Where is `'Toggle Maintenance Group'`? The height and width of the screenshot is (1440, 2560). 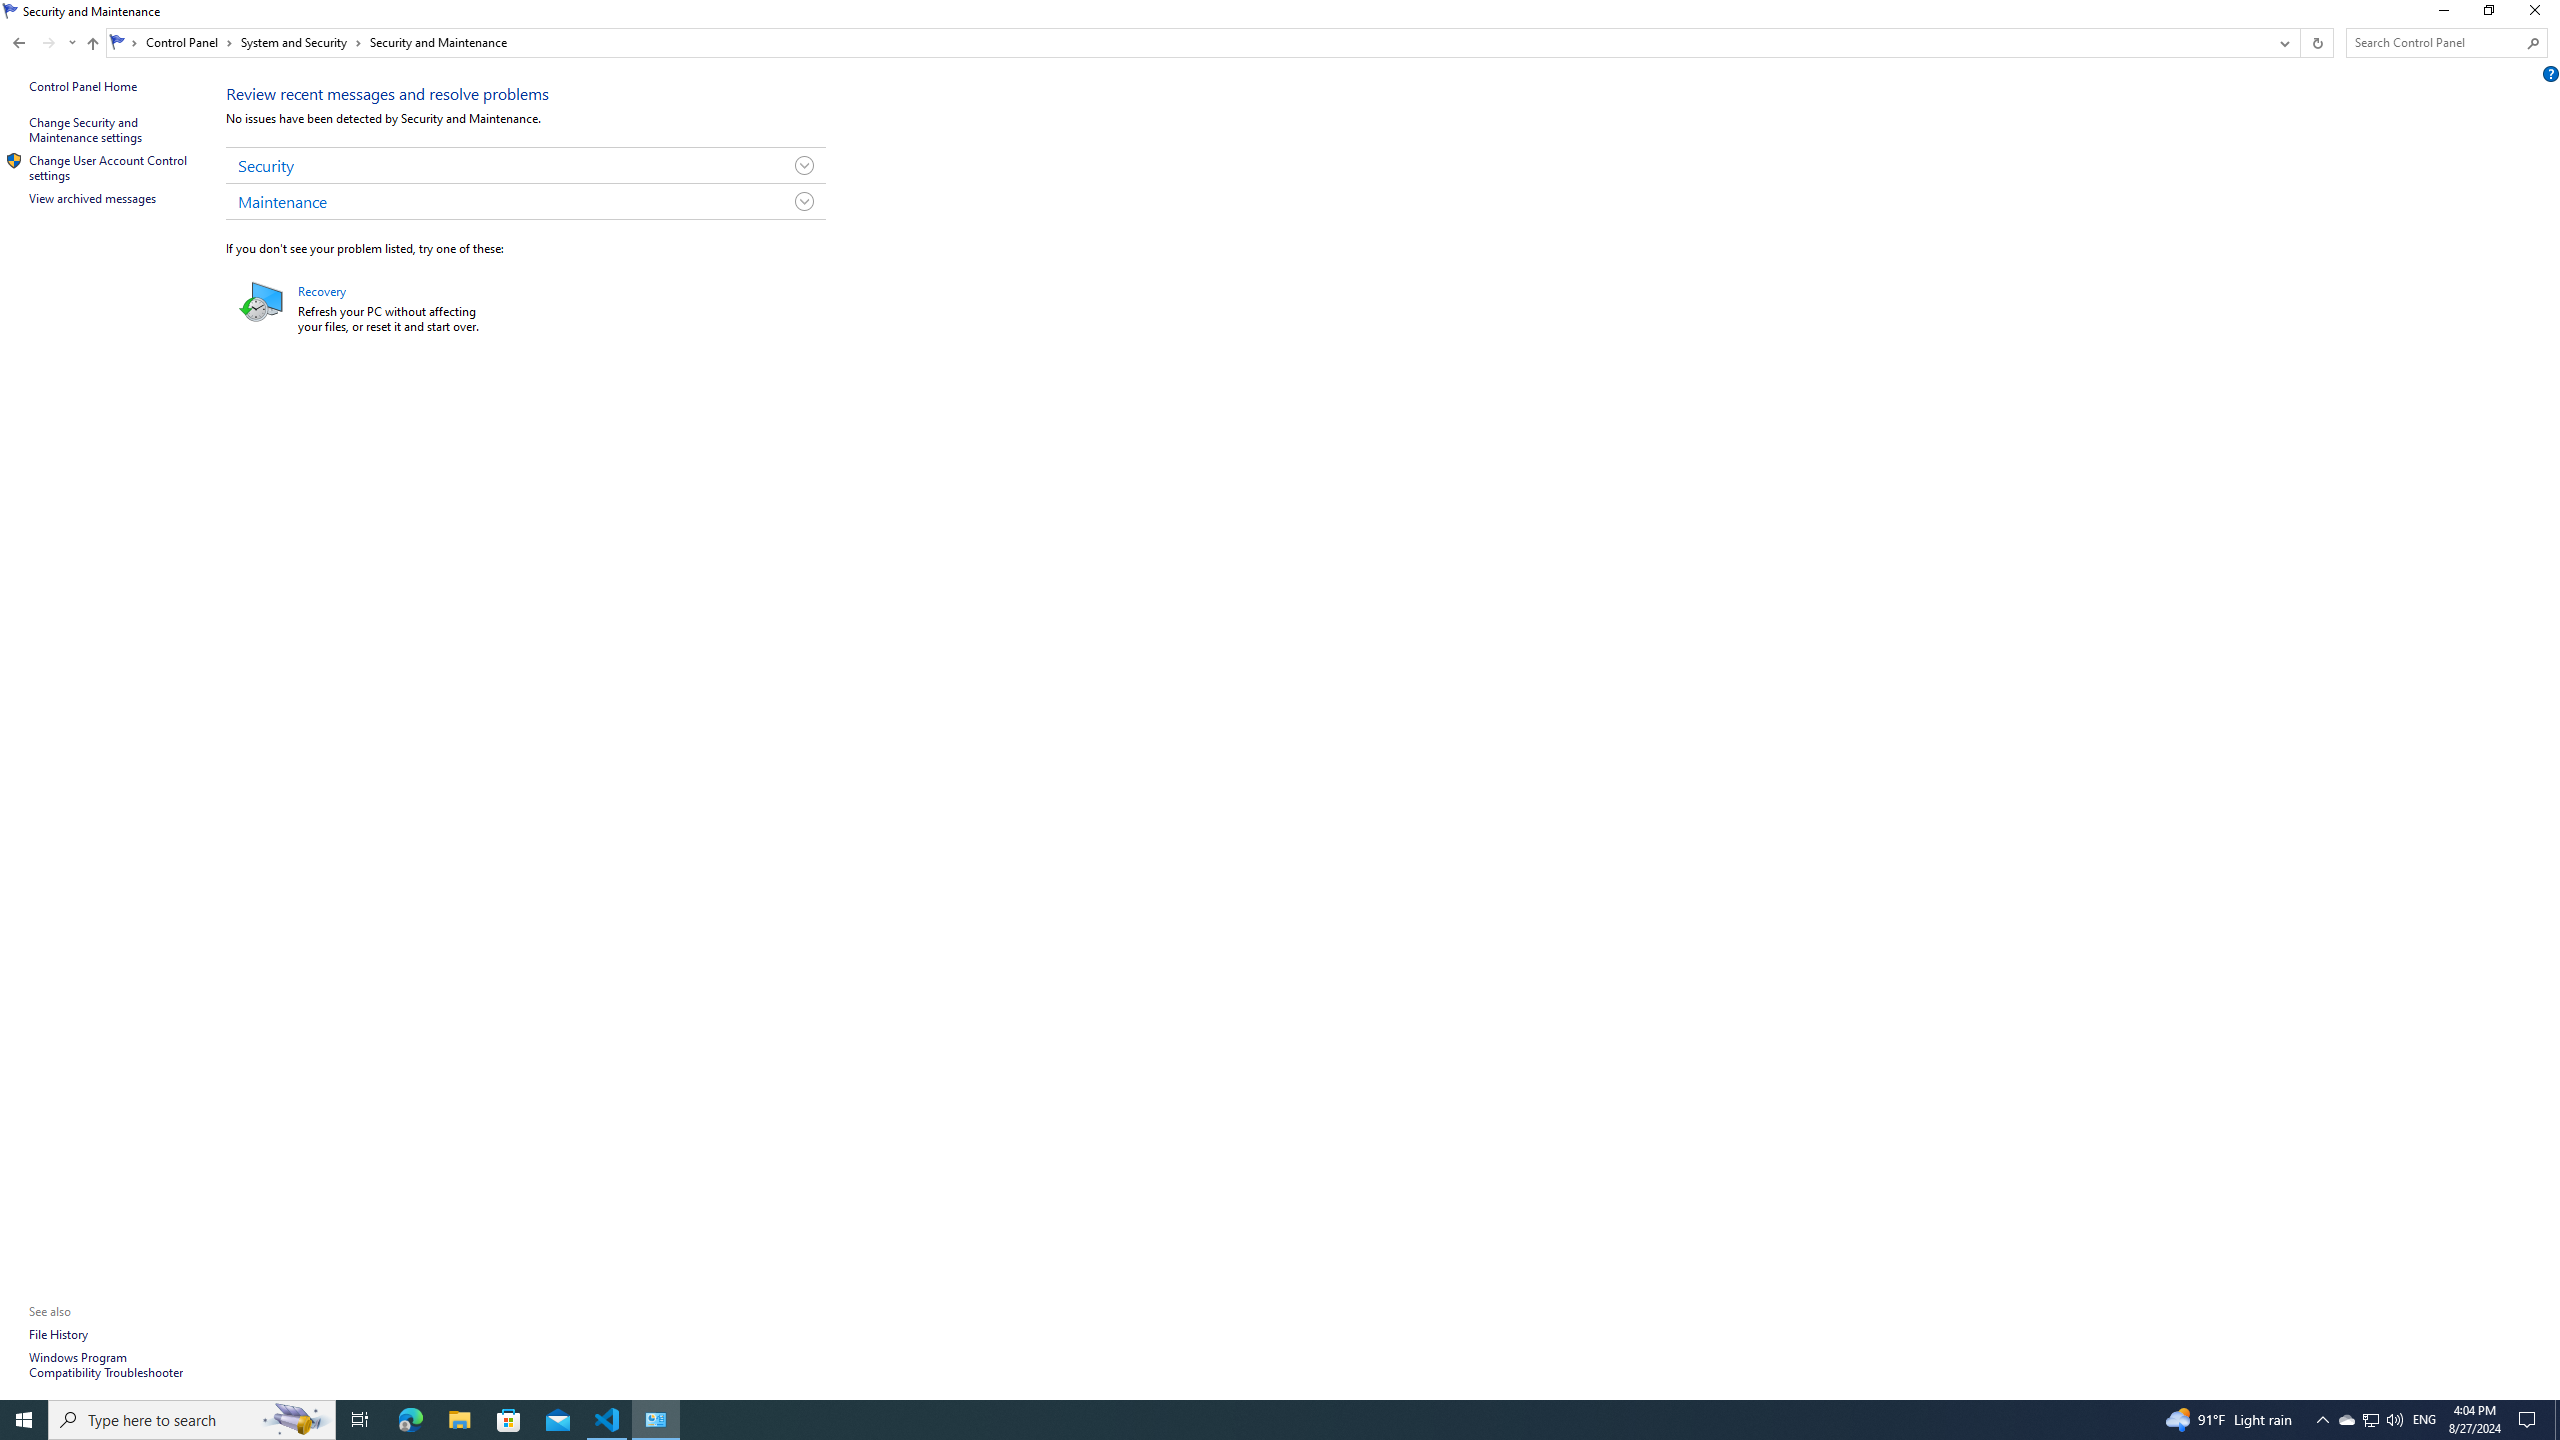
'Toggle Maintenance Group' is located at coordinates (804, 200).